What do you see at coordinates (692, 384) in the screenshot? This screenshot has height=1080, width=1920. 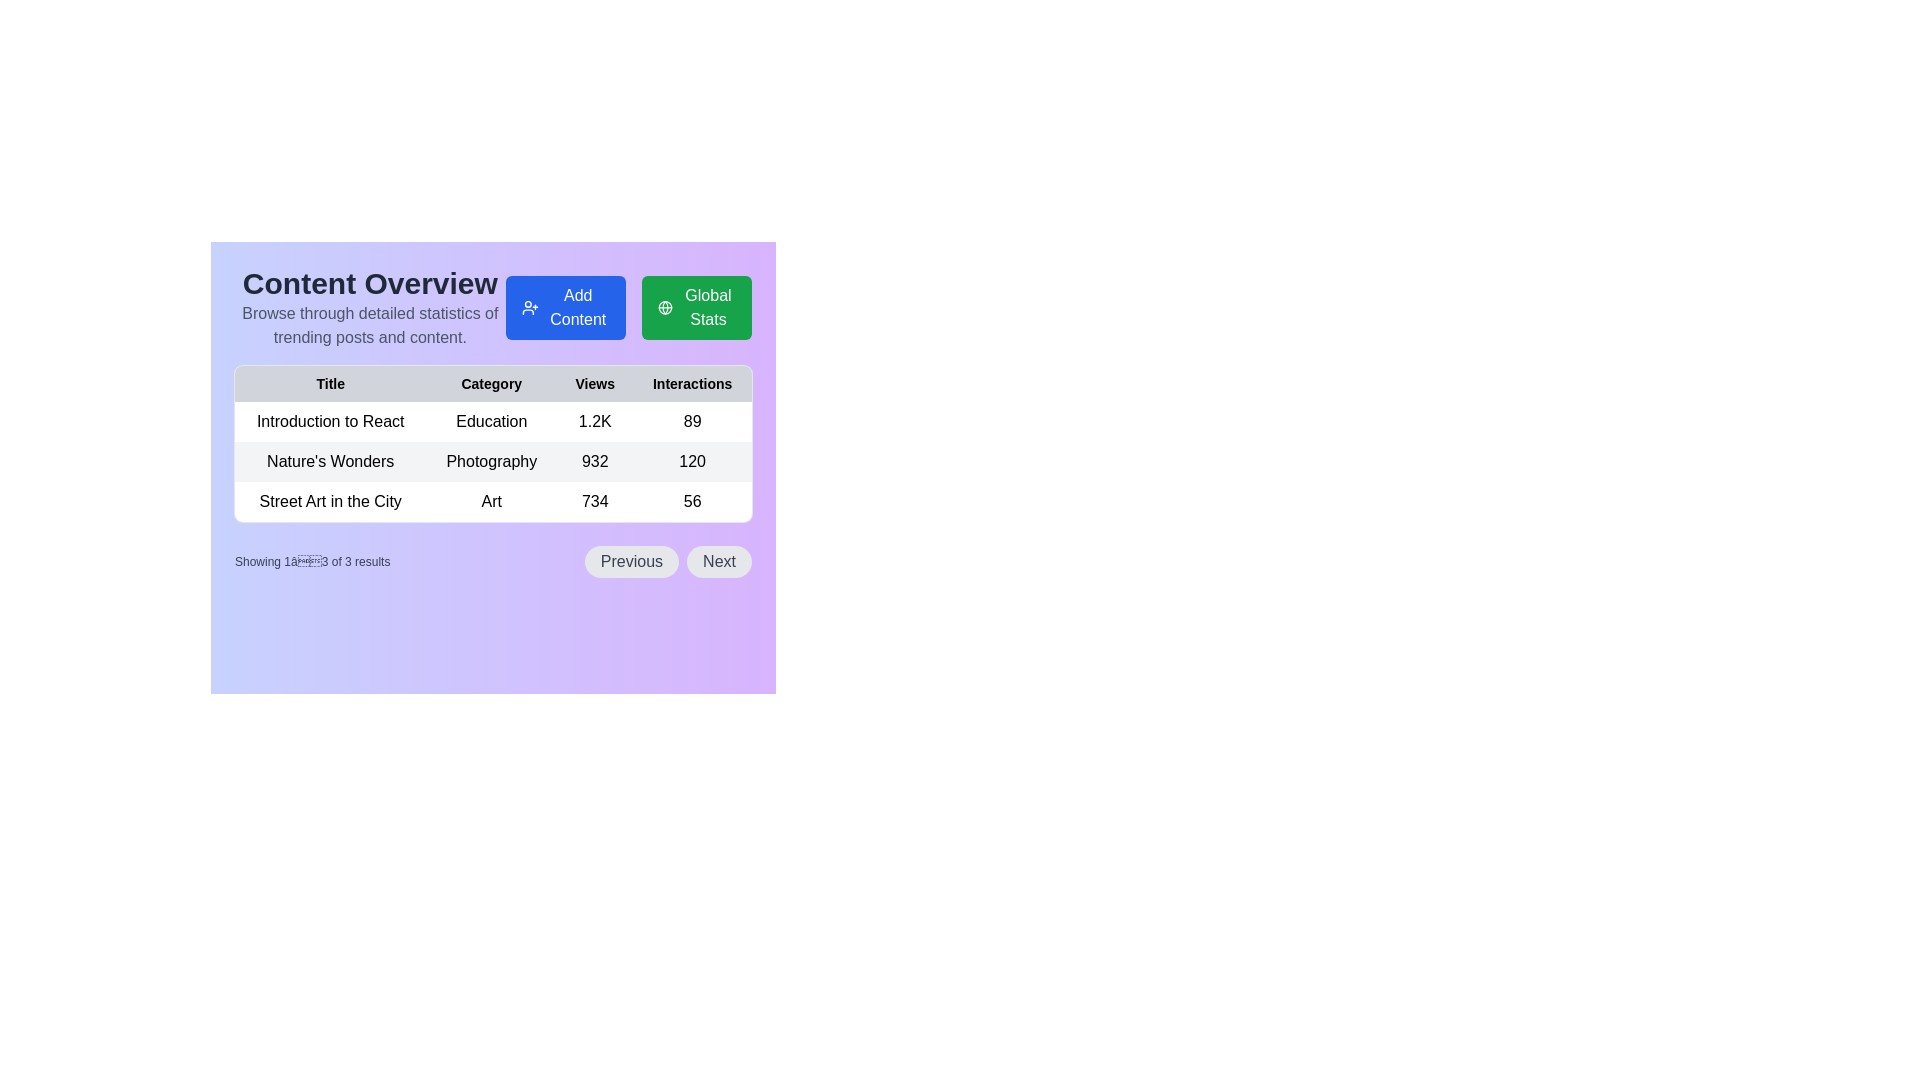 I see `the header label for the 'Interactions' column in the table, which is positioned to the right of 'Views'` at bounding box center [692, 384].